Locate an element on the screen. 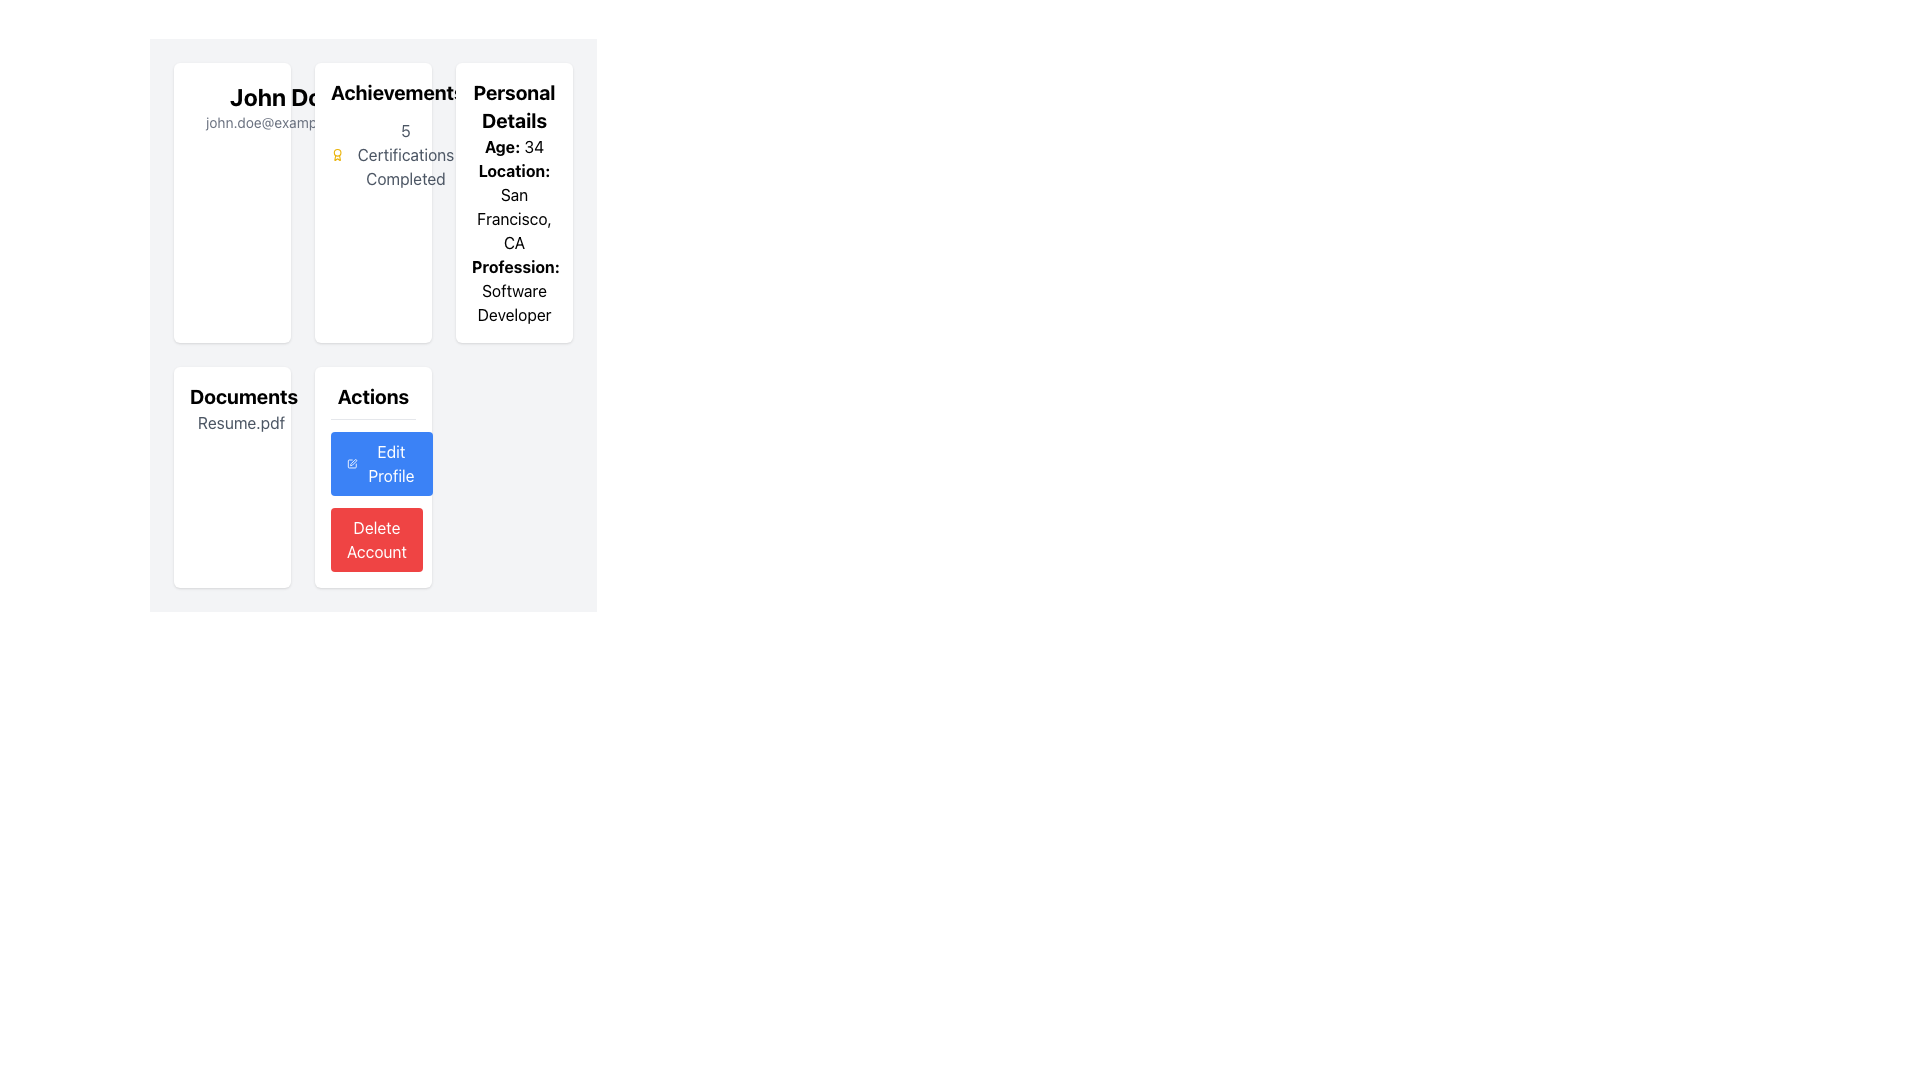 This screenshot has height=1080, width=1920. text displayed in the age information label located in the 'Personal Details' panel, which is the second entry below the title 'Personal Details' is located at coordinates (514, 145).